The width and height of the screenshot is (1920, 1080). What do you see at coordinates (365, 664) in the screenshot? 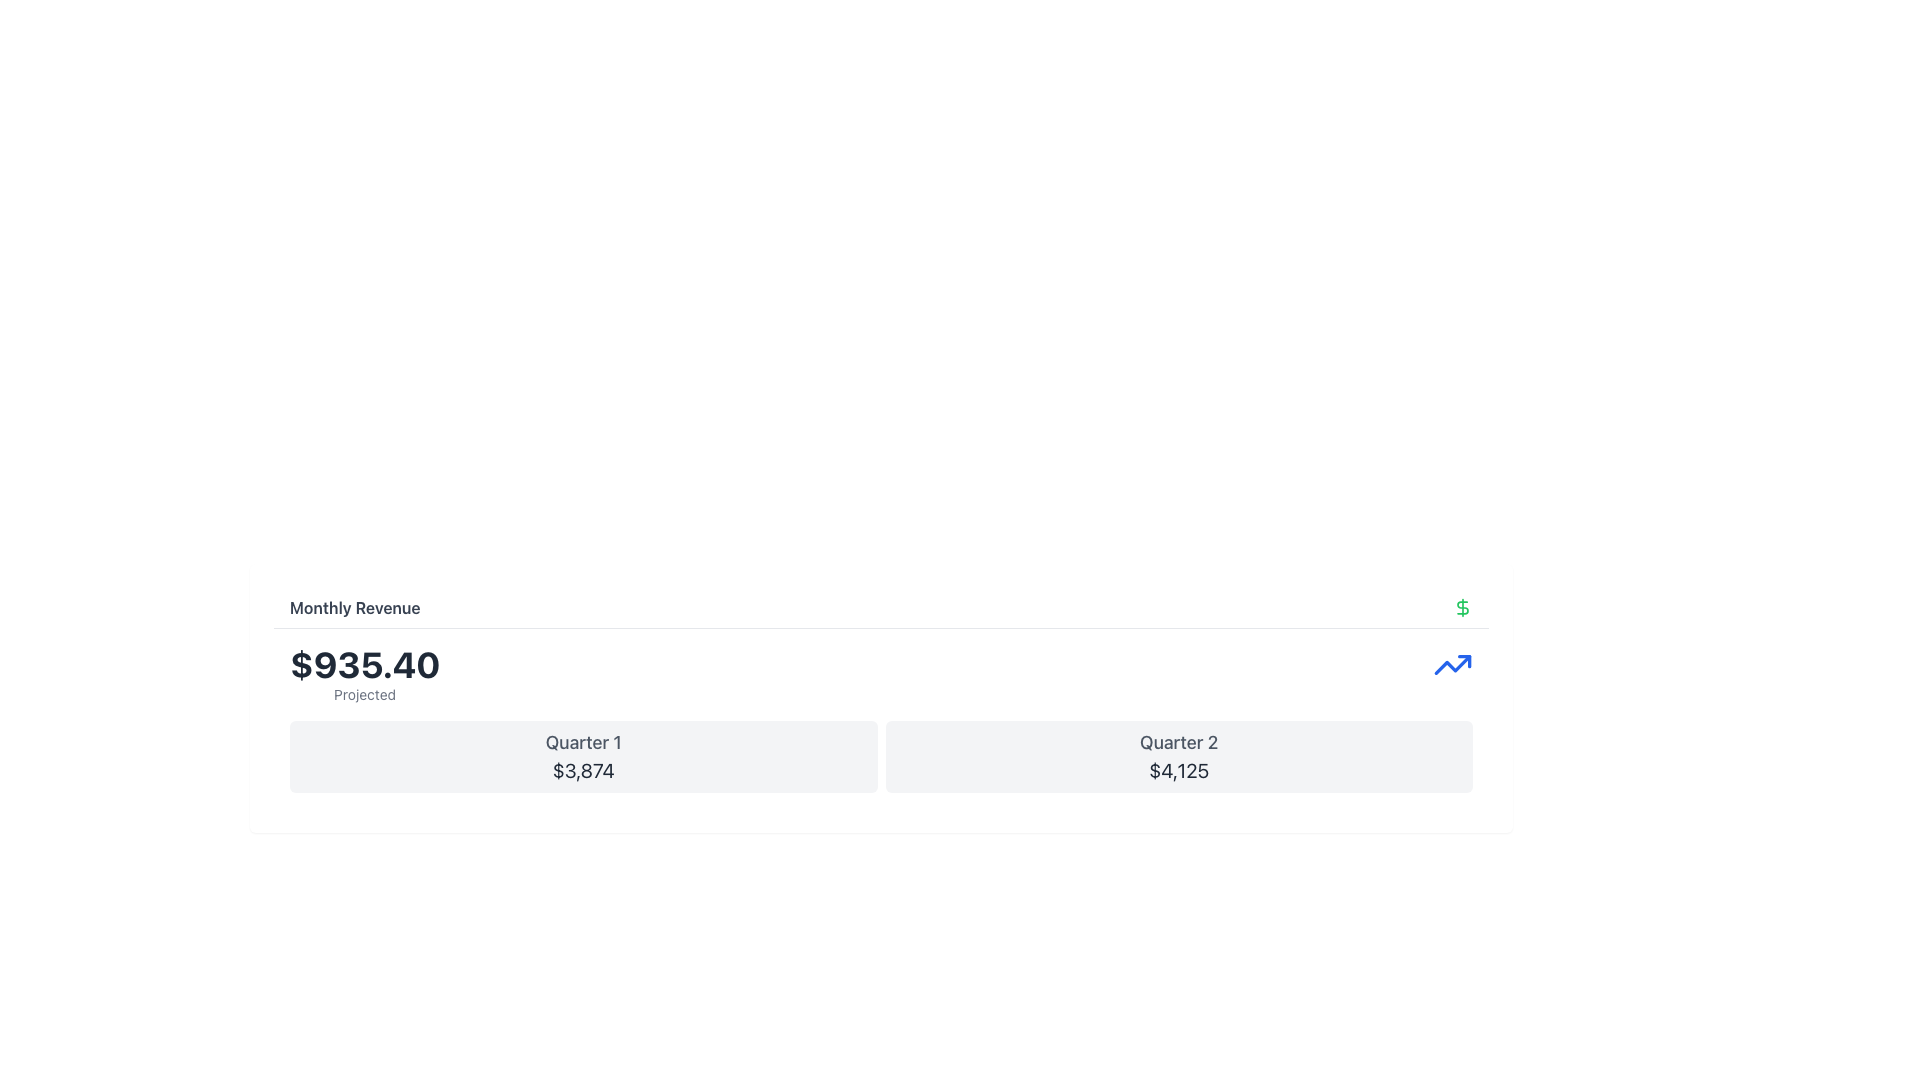
I see `the monetary value text label displaying '$935.40' to read it` at bounding box center [365, 664].